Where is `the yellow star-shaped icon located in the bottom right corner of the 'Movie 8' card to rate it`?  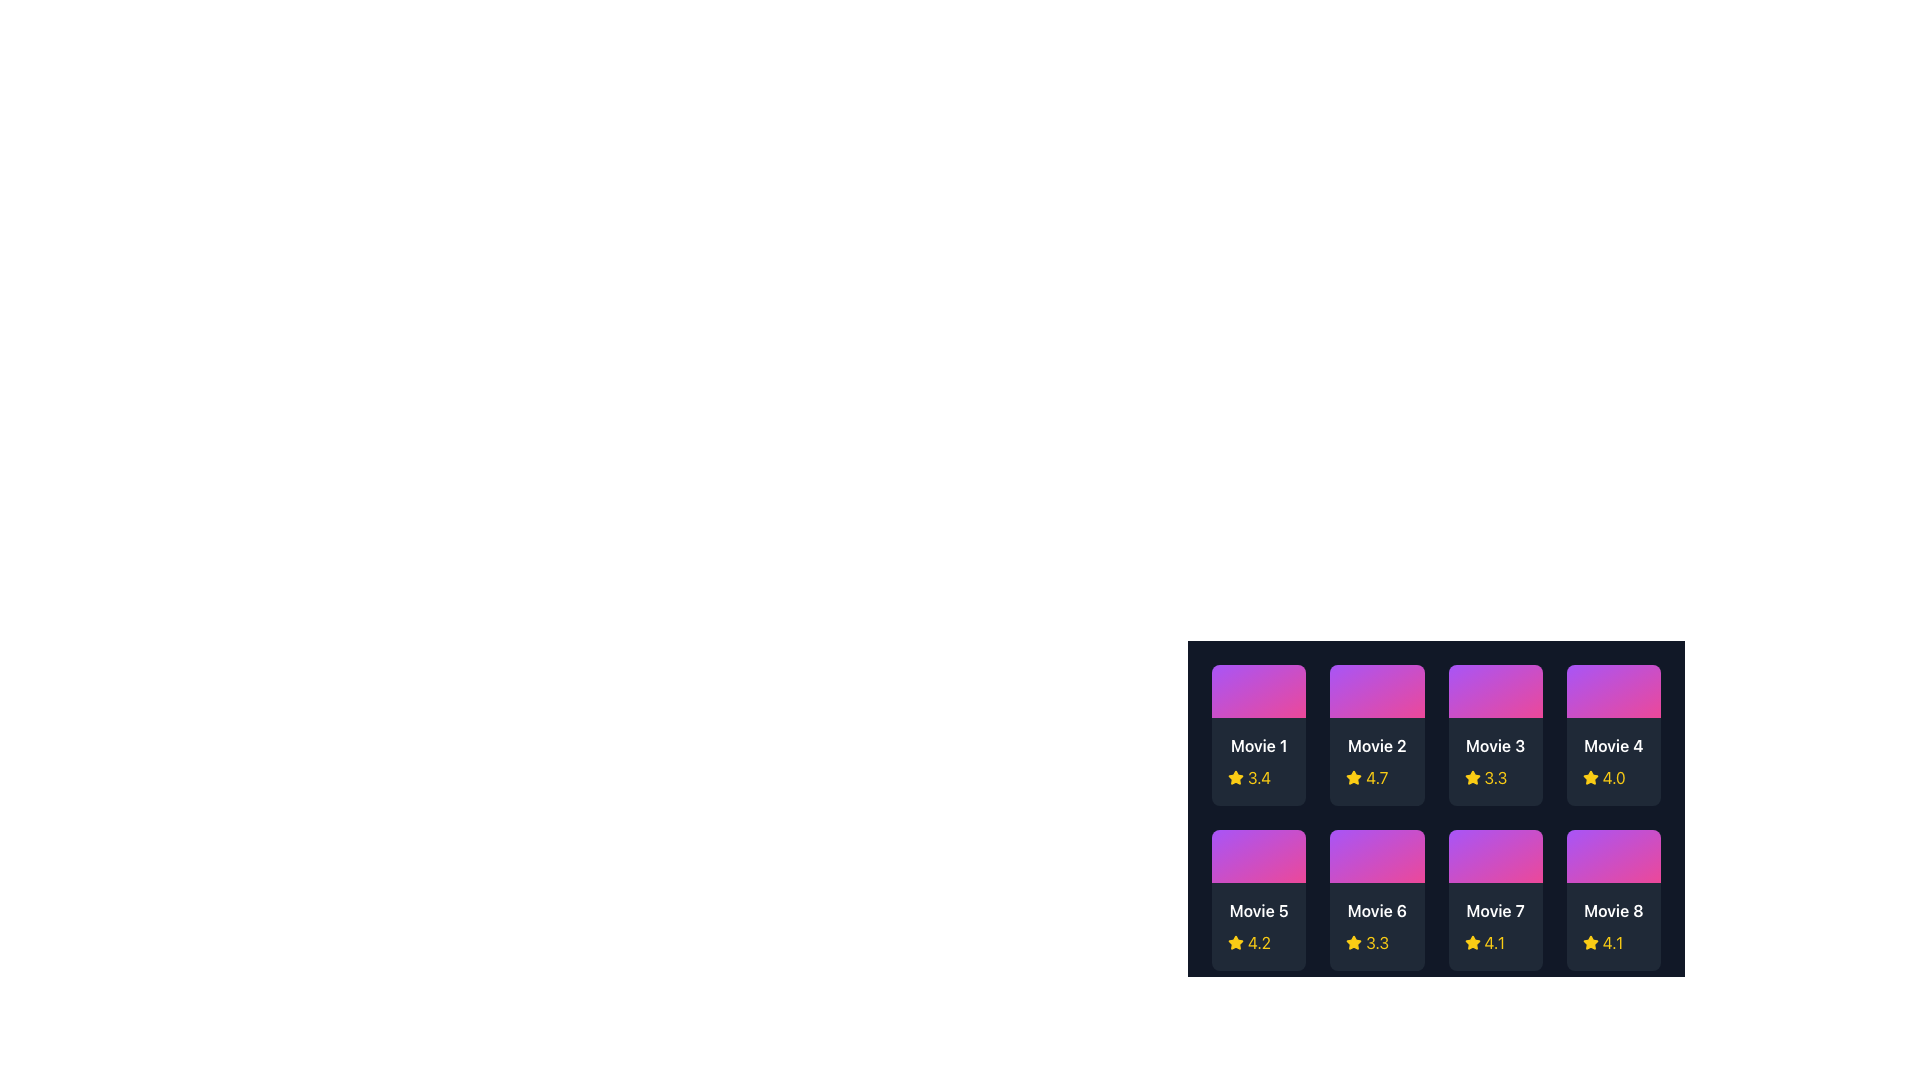 the yellow star-shaped icon located in the bottom right corner of the 'Movie 8' card to rate it is located at coordinates (1588, 941).